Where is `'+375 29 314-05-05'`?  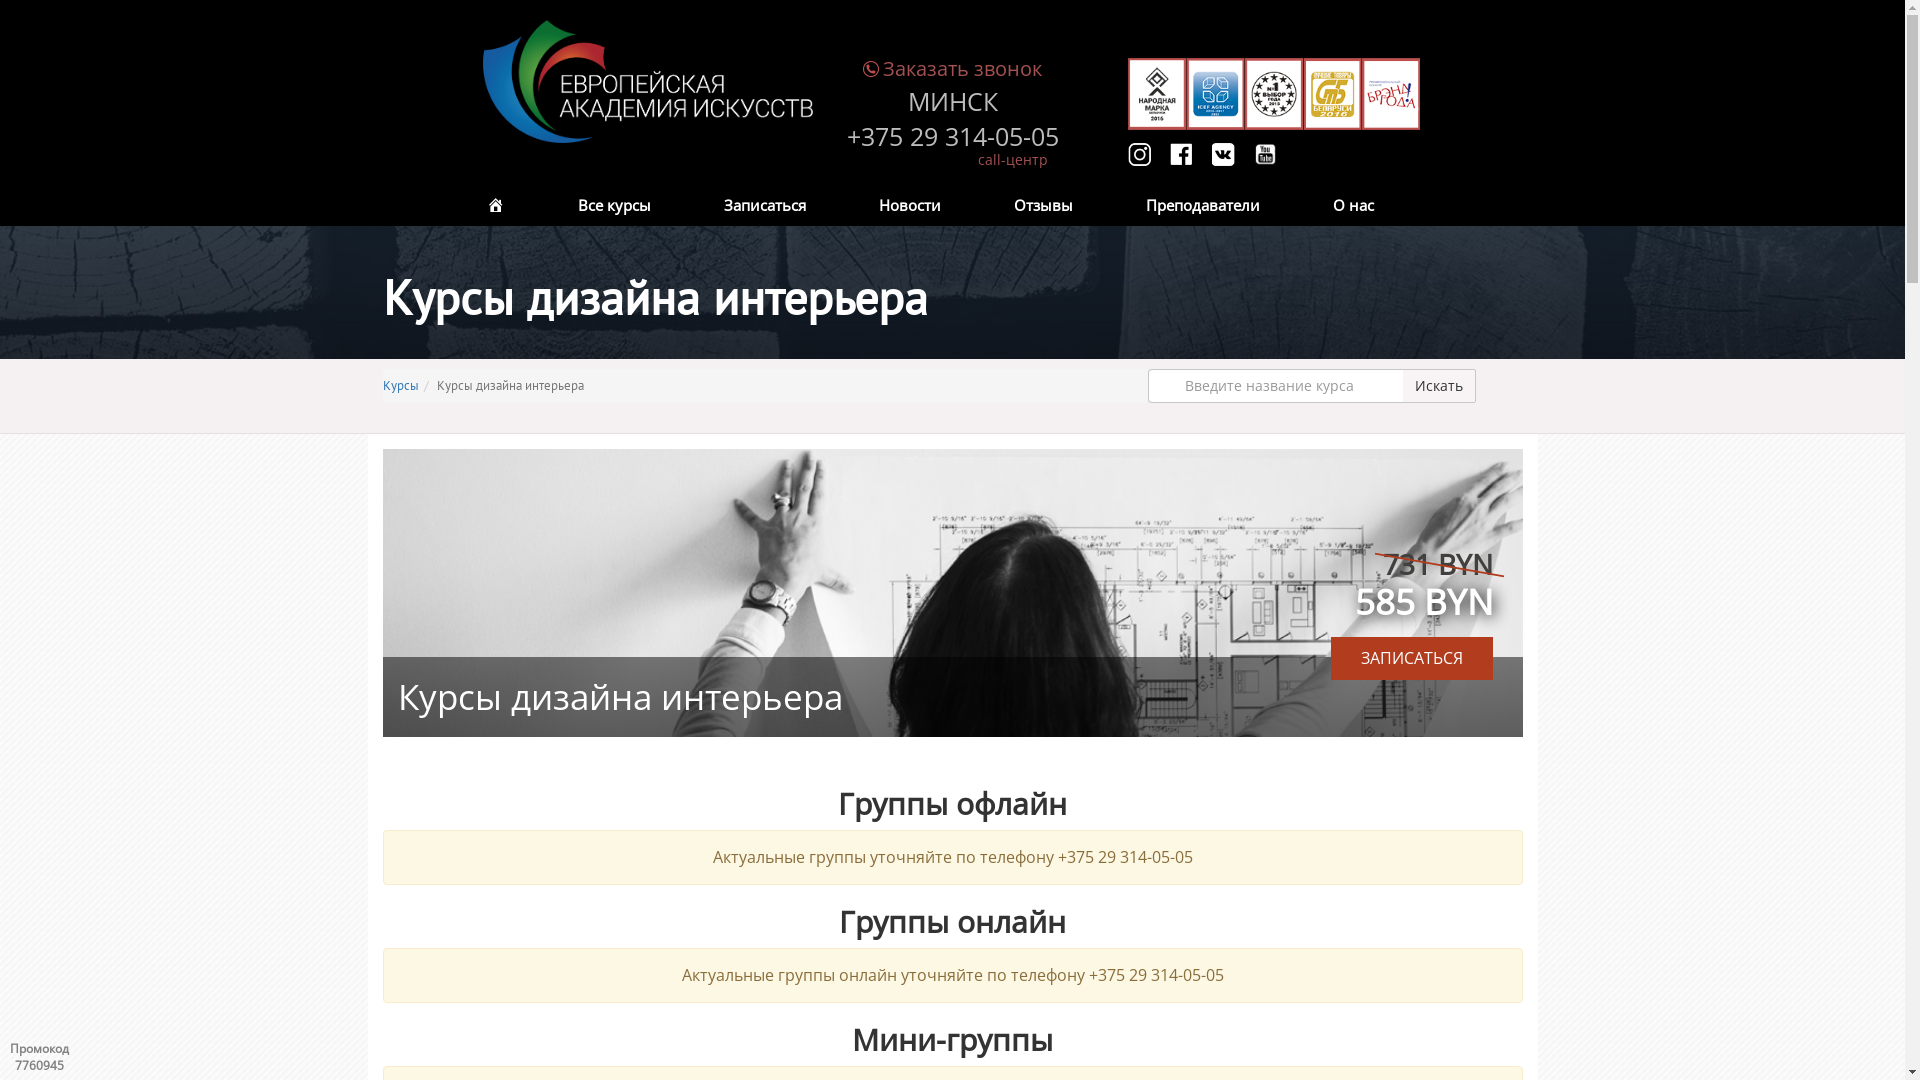 '+375 29 314-05-05' is located at coordinates (845, 136).